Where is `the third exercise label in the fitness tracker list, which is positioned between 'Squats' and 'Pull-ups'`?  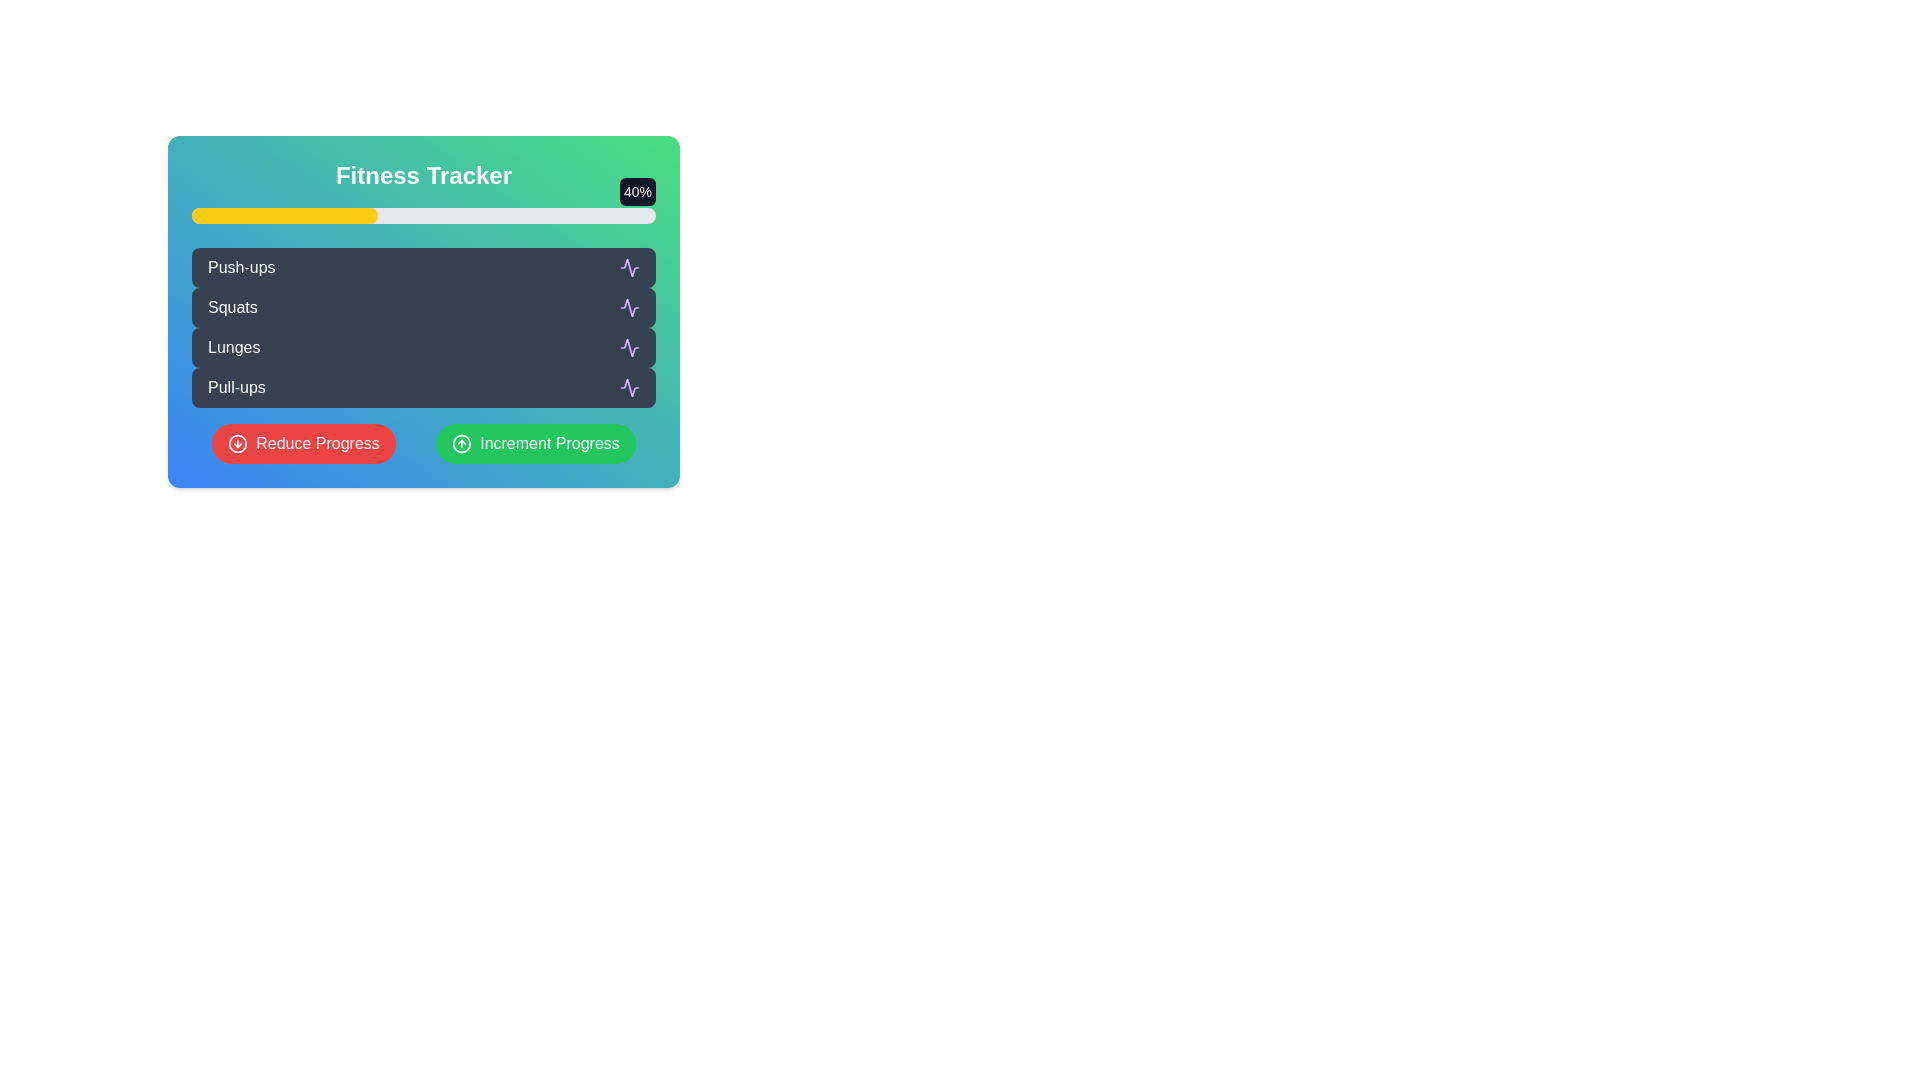
the third exercise label in the fitness tracker list, which is positioned between 'Squats' and 'Pull-ups' is located at coordinates (234, 346).